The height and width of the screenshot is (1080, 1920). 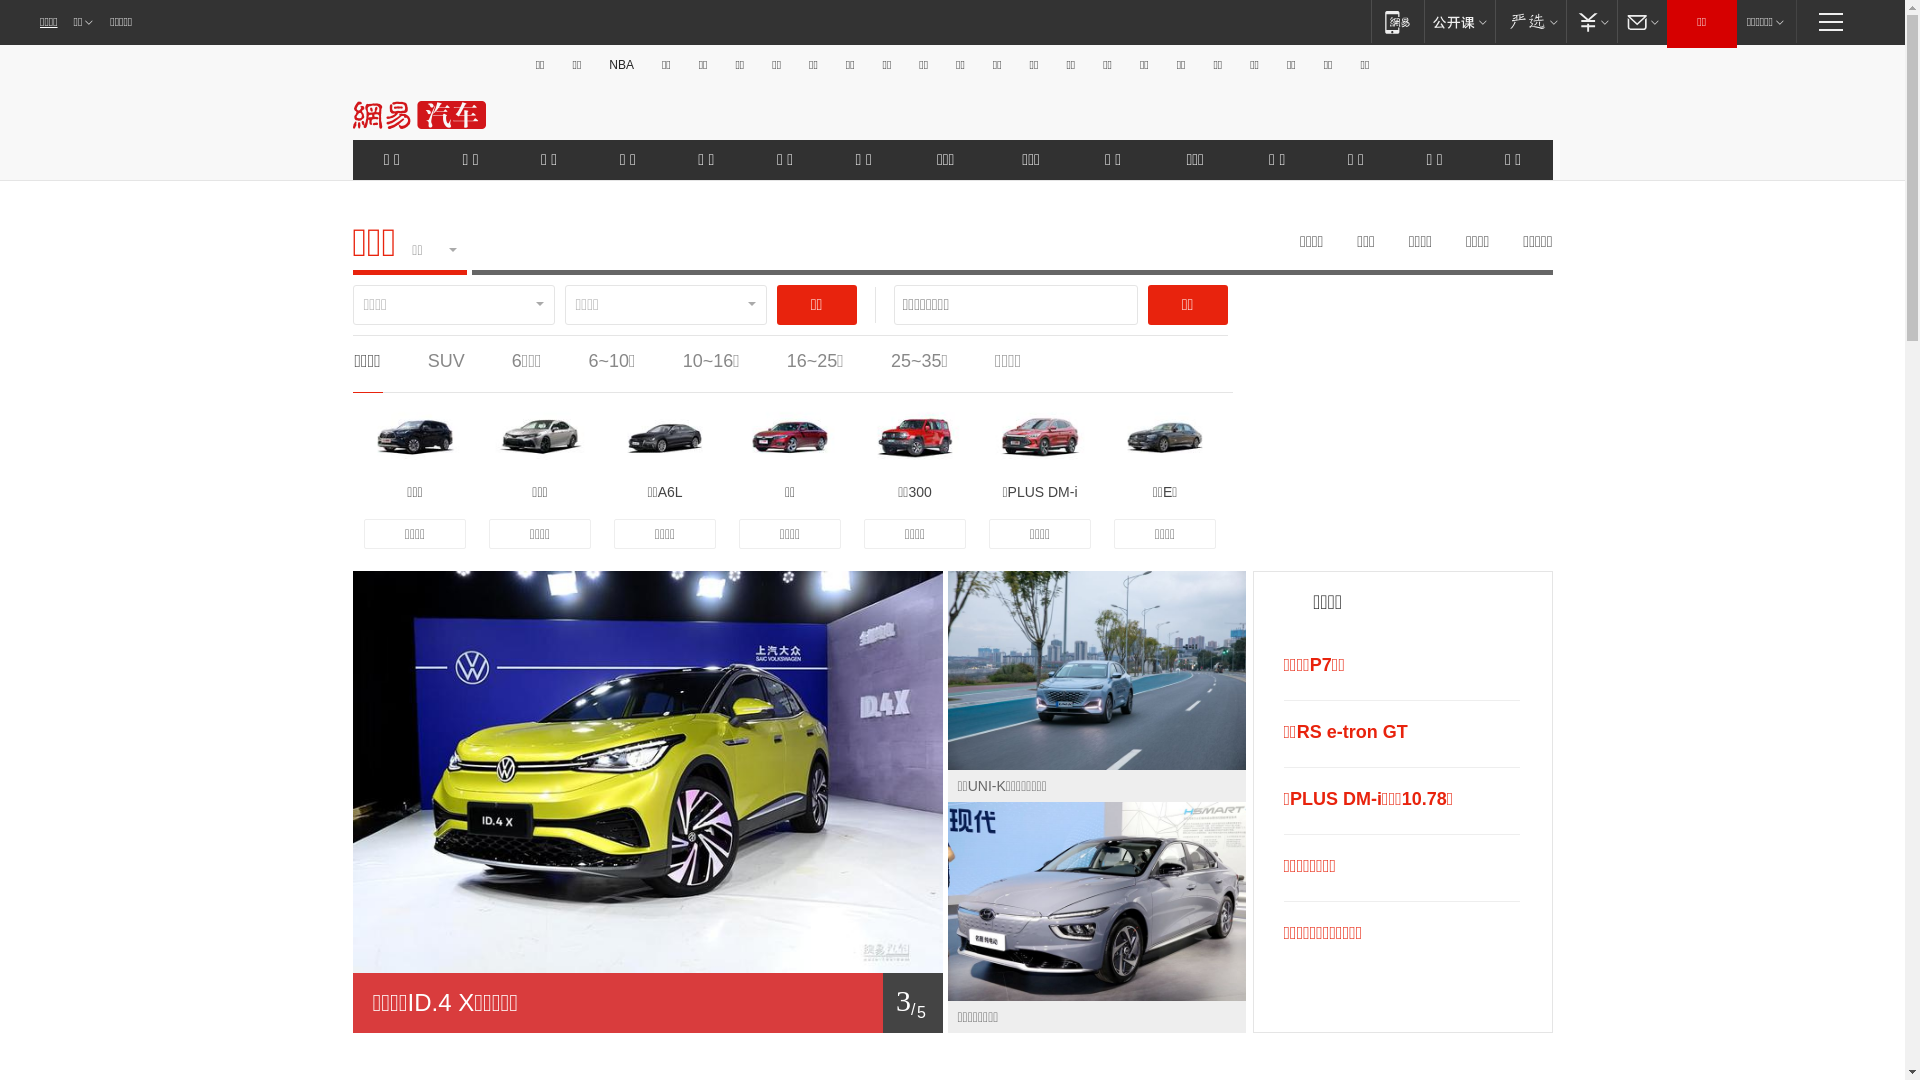 I want to click on '1/ 5', so click(x=647, y=1002).